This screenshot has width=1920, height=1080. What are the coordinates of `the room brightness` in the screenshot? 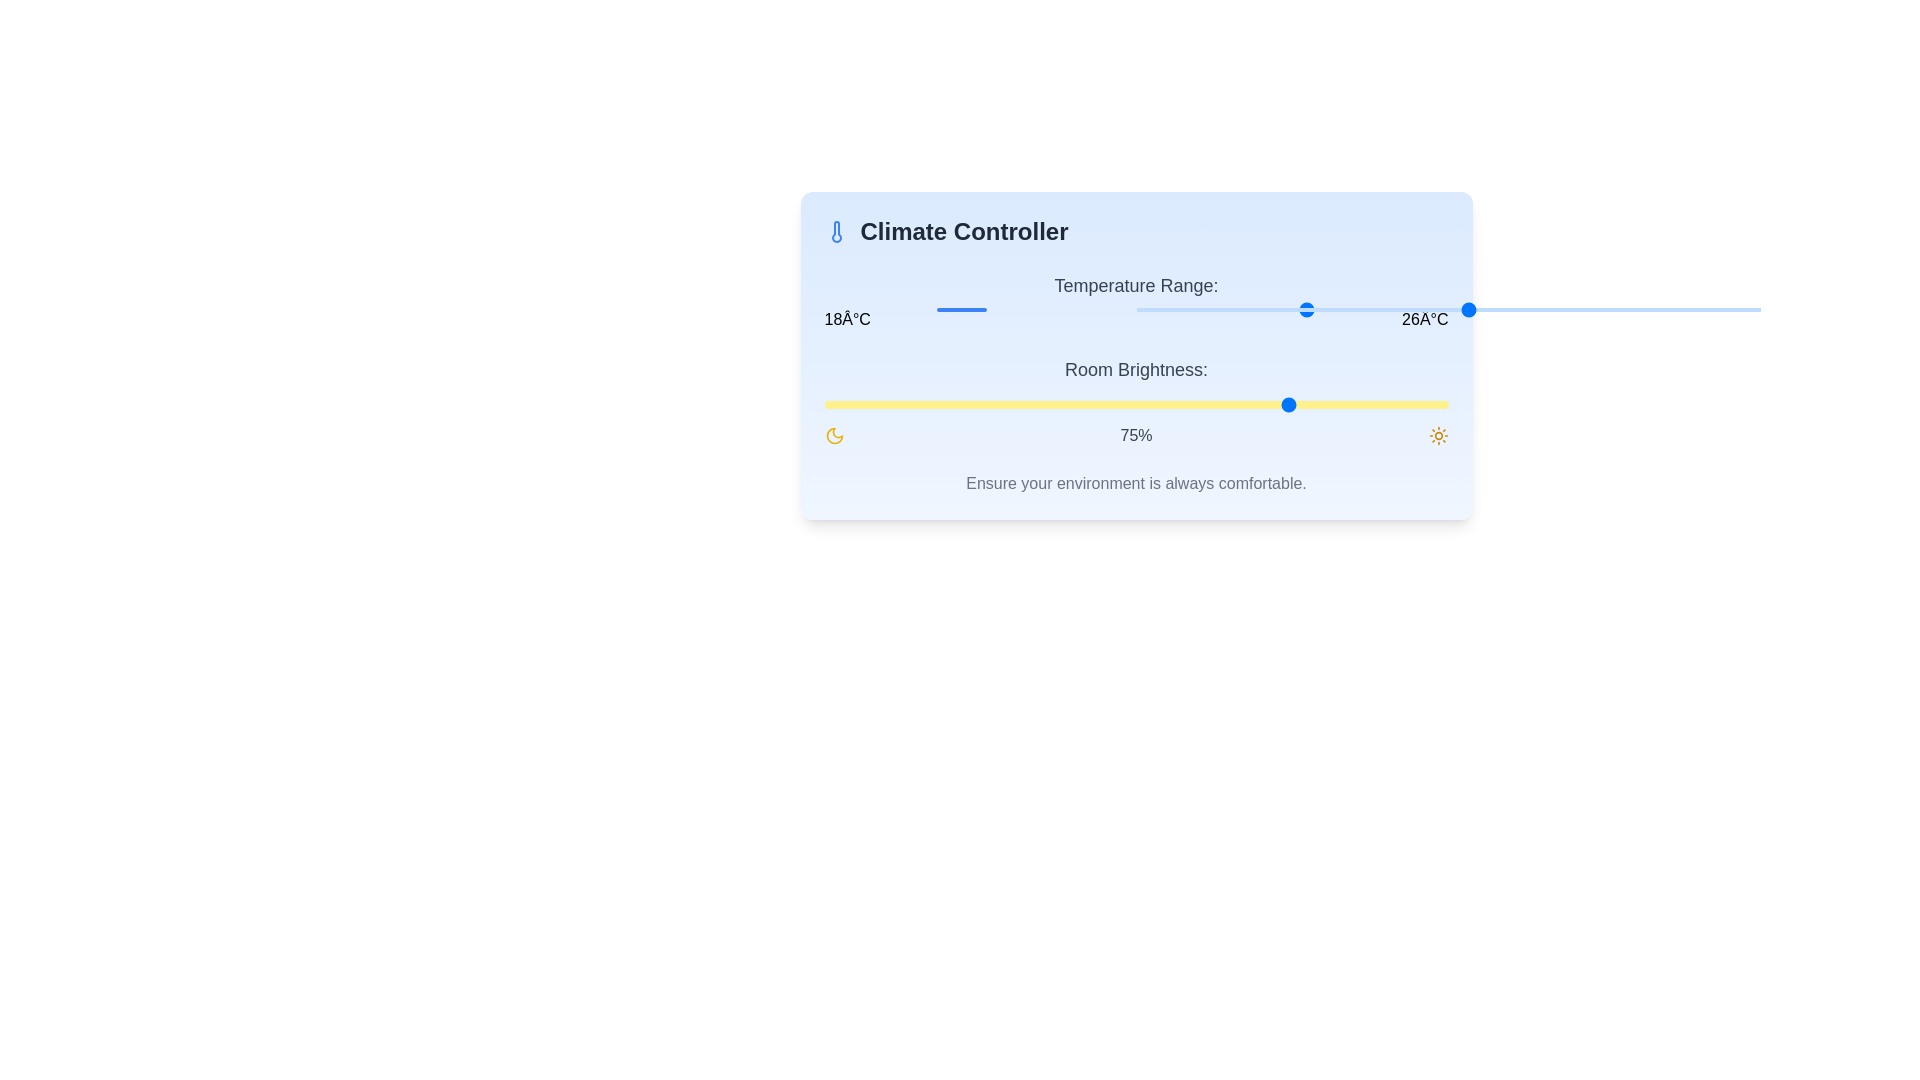 It's located at (1011, 405).